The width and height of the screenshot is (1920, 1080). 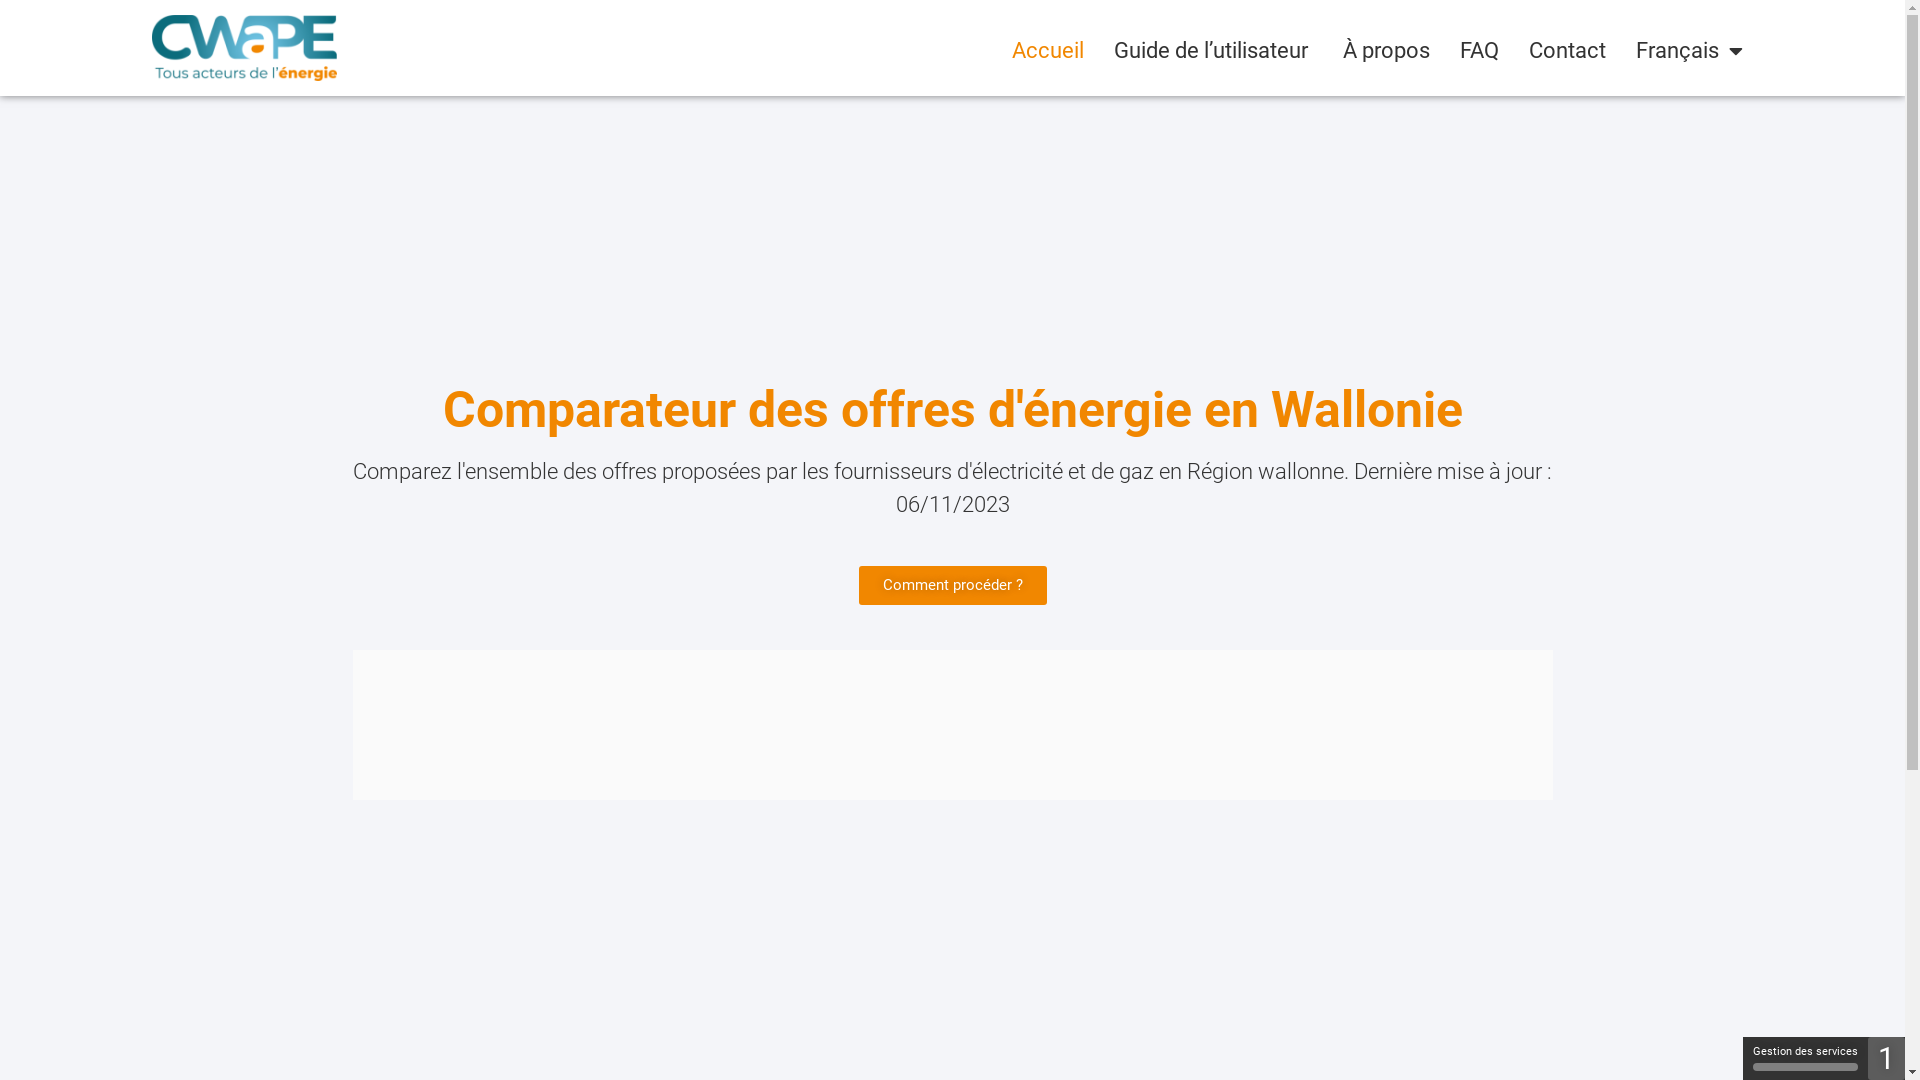 I want to click on 'Accueil', so click(x=1046, y=49).